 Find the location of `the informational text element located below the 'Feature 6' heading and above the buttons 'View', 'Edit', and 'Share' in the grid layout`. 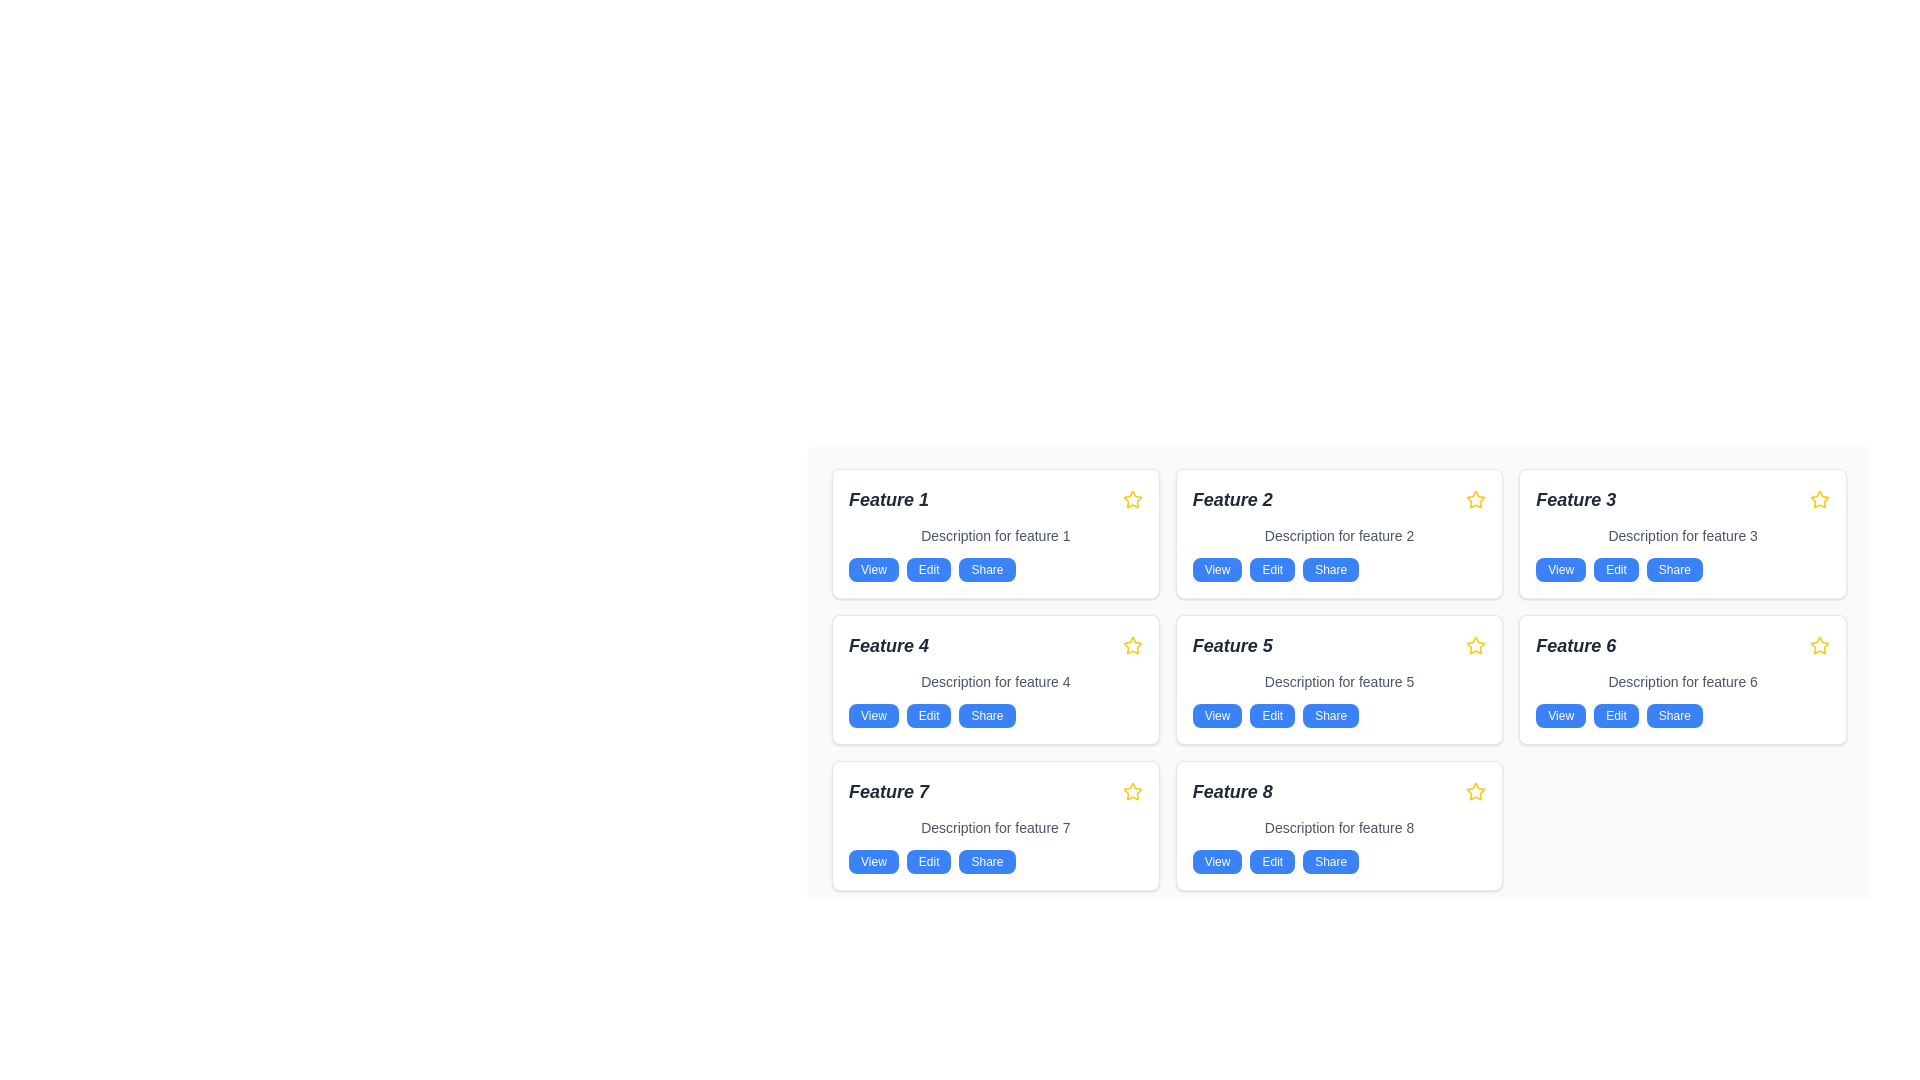

the informational text element located below the 'Feature 6' heading and above the buttons 'View', 'Edit', and 'Share' in the grid layout is located at coordinates (1682, 681).